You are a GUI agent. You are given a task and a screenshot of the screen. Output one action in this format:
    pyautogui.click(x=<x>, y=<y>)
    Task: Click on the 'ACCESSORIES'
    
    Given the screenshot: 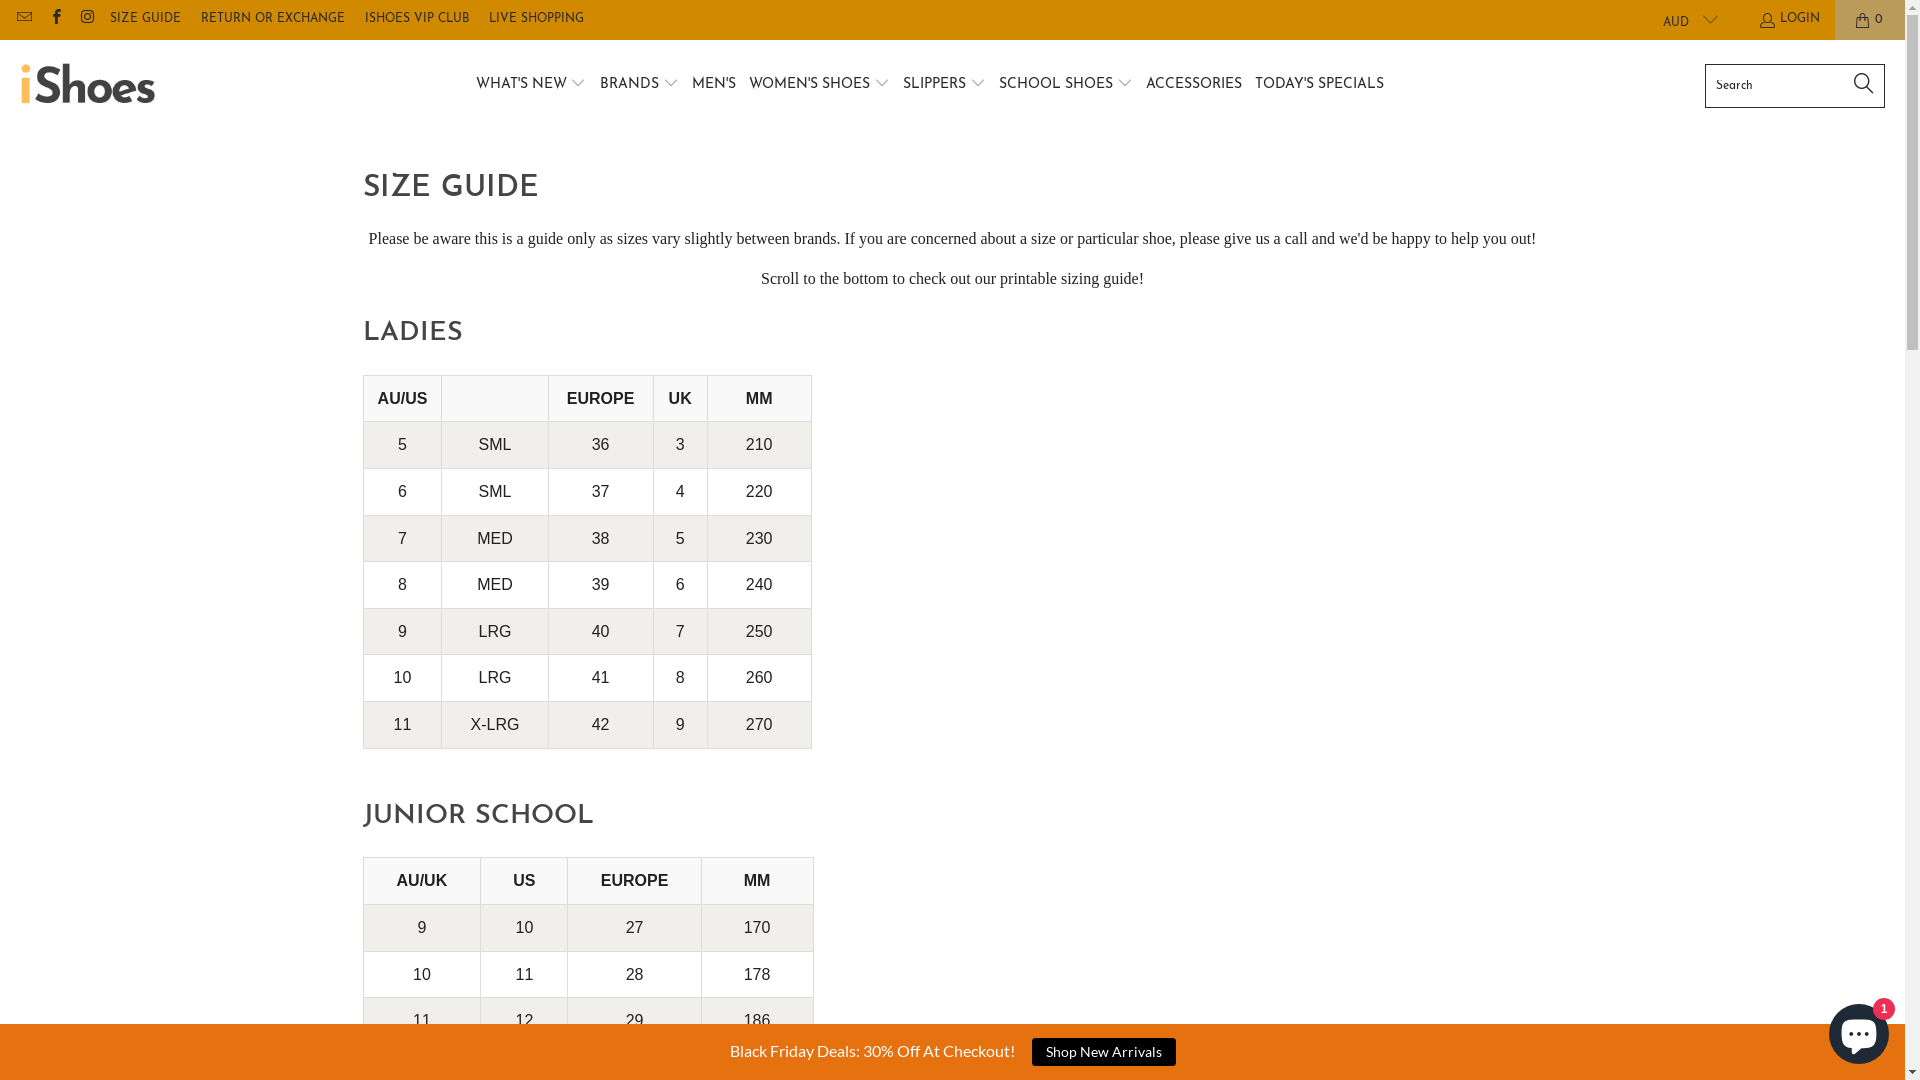 What is the action you would take?
    pyautogui.click(x=1194, y=84)
    